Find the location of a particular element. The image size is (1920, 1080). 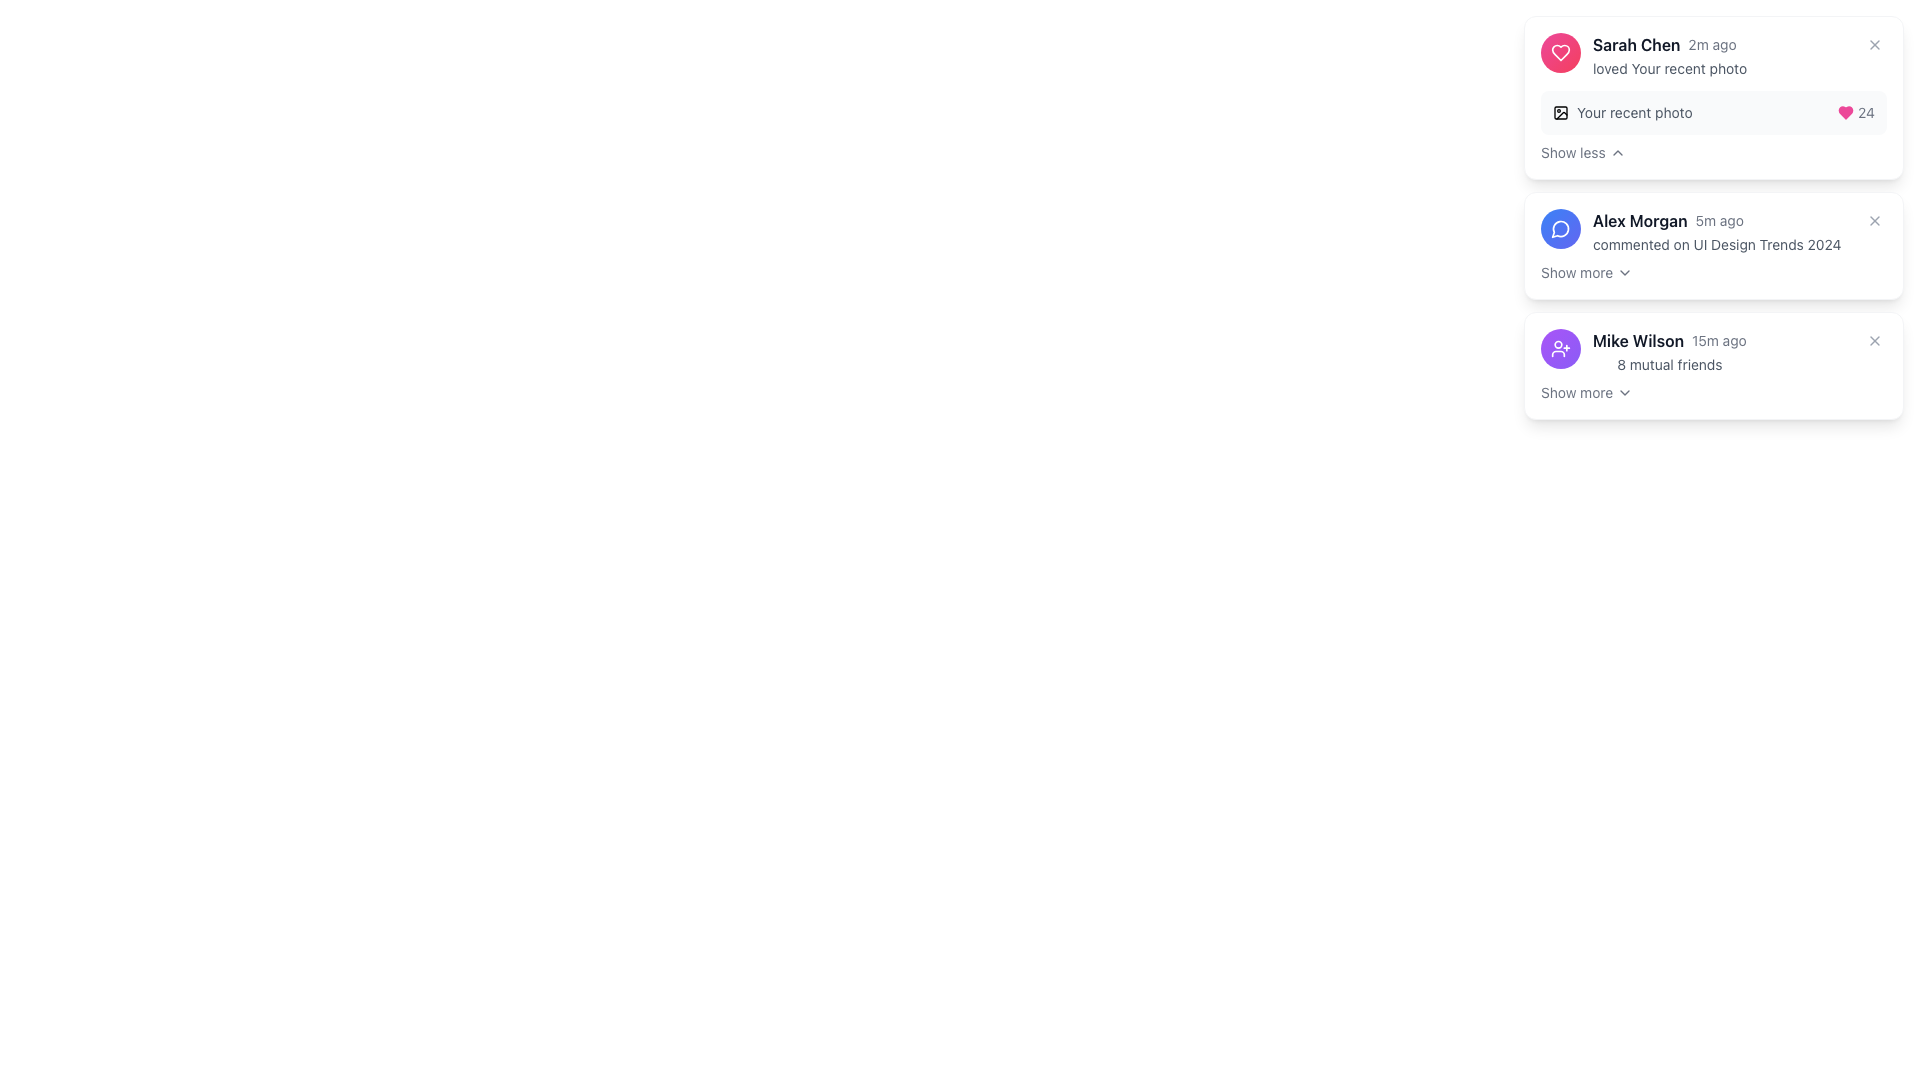

the 'X' button located in the upper-right corner of the notification card for 'Alex Morgan' is located at coordinates (1874, 220).